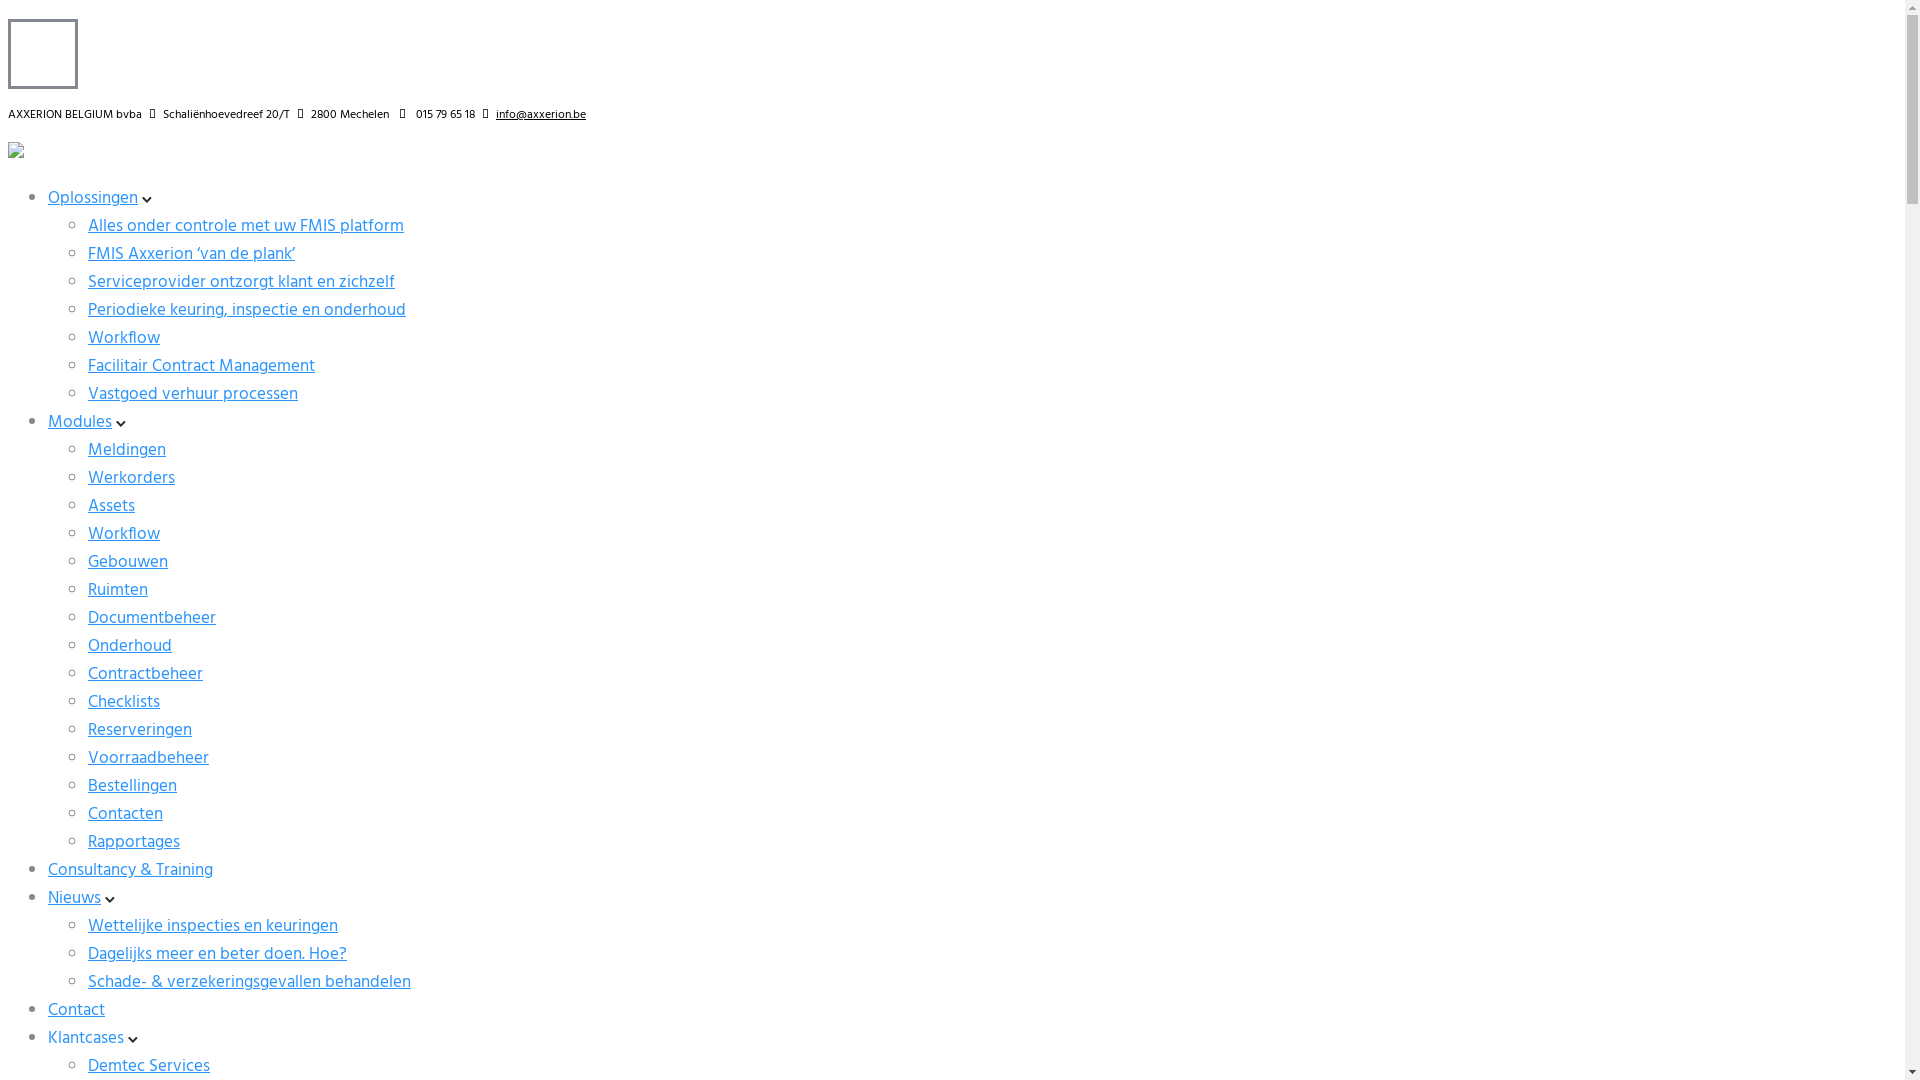 The image size is (1920, 1080). I want to click on 'info@axxerion.be', so click(541, 115).